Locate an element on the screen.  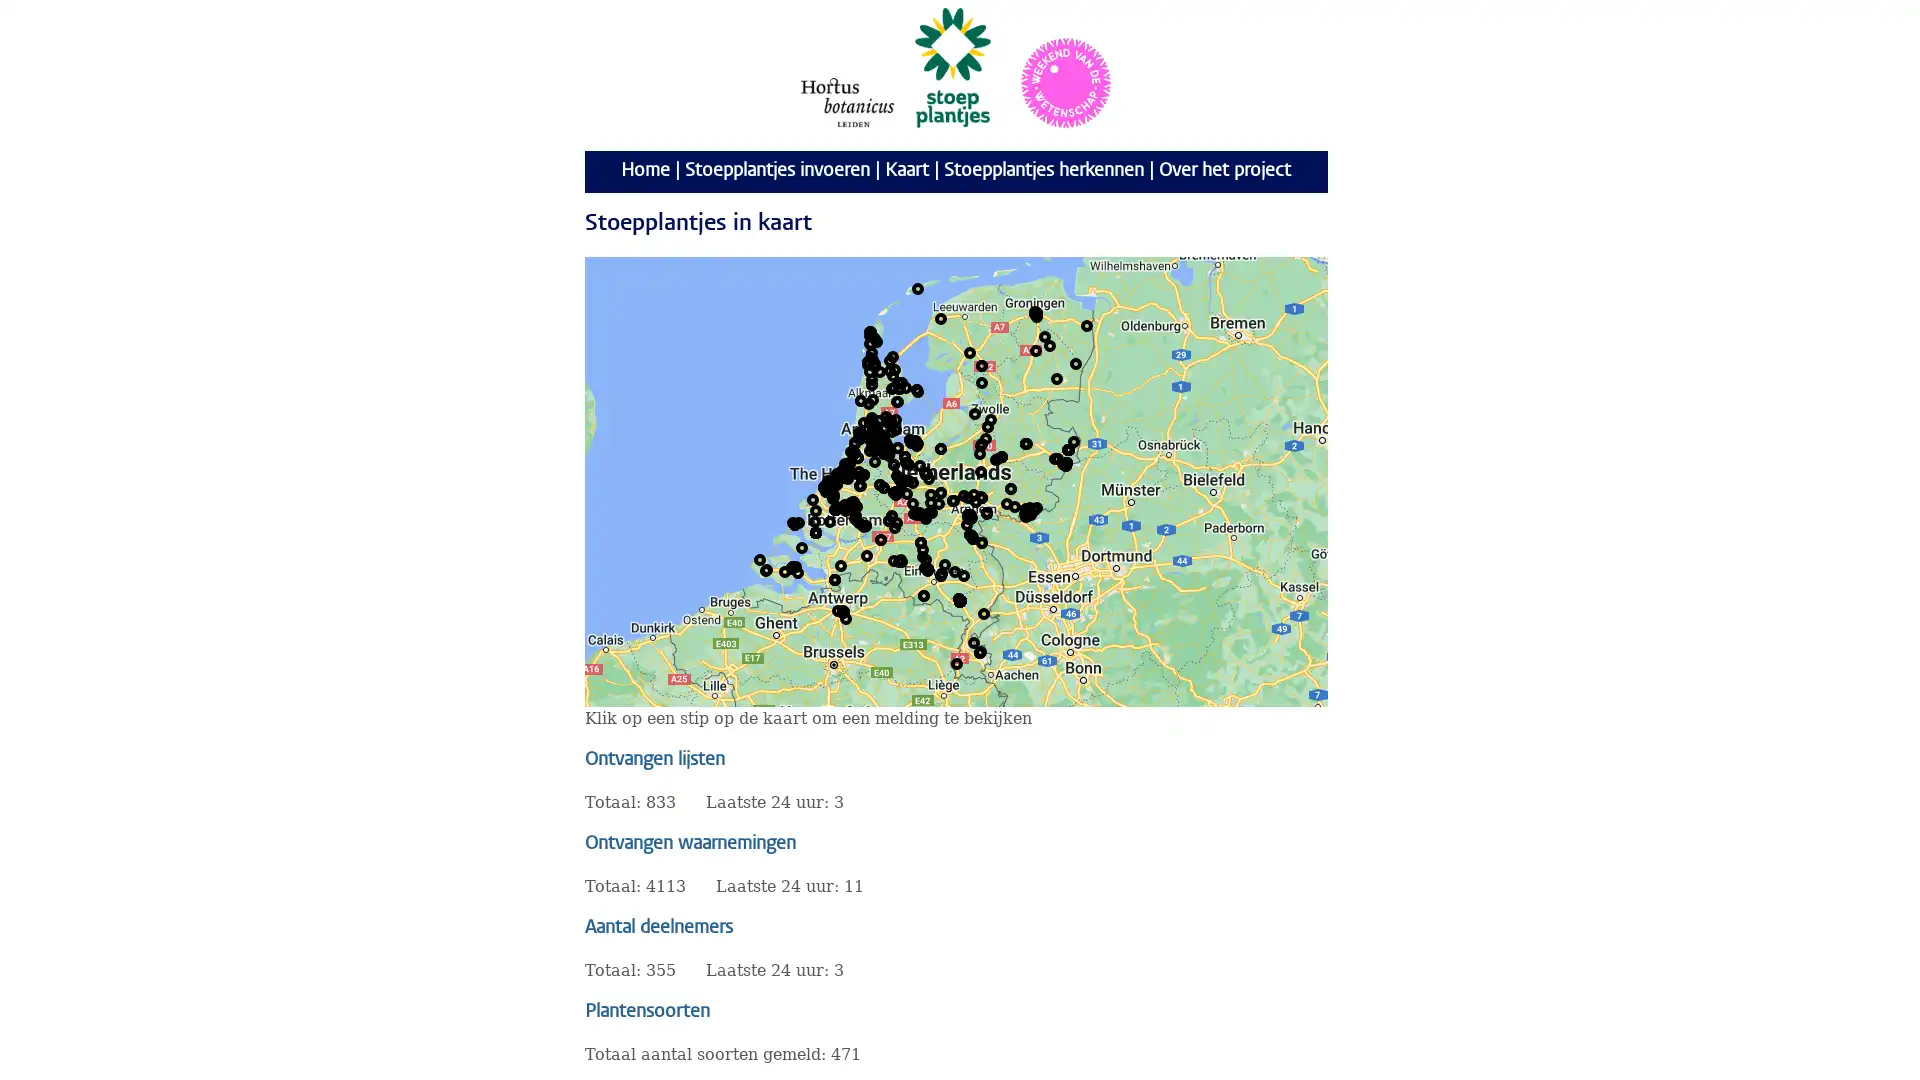
Telling van Edith op 30 mei 2022 is located at coordinates (939, 574).